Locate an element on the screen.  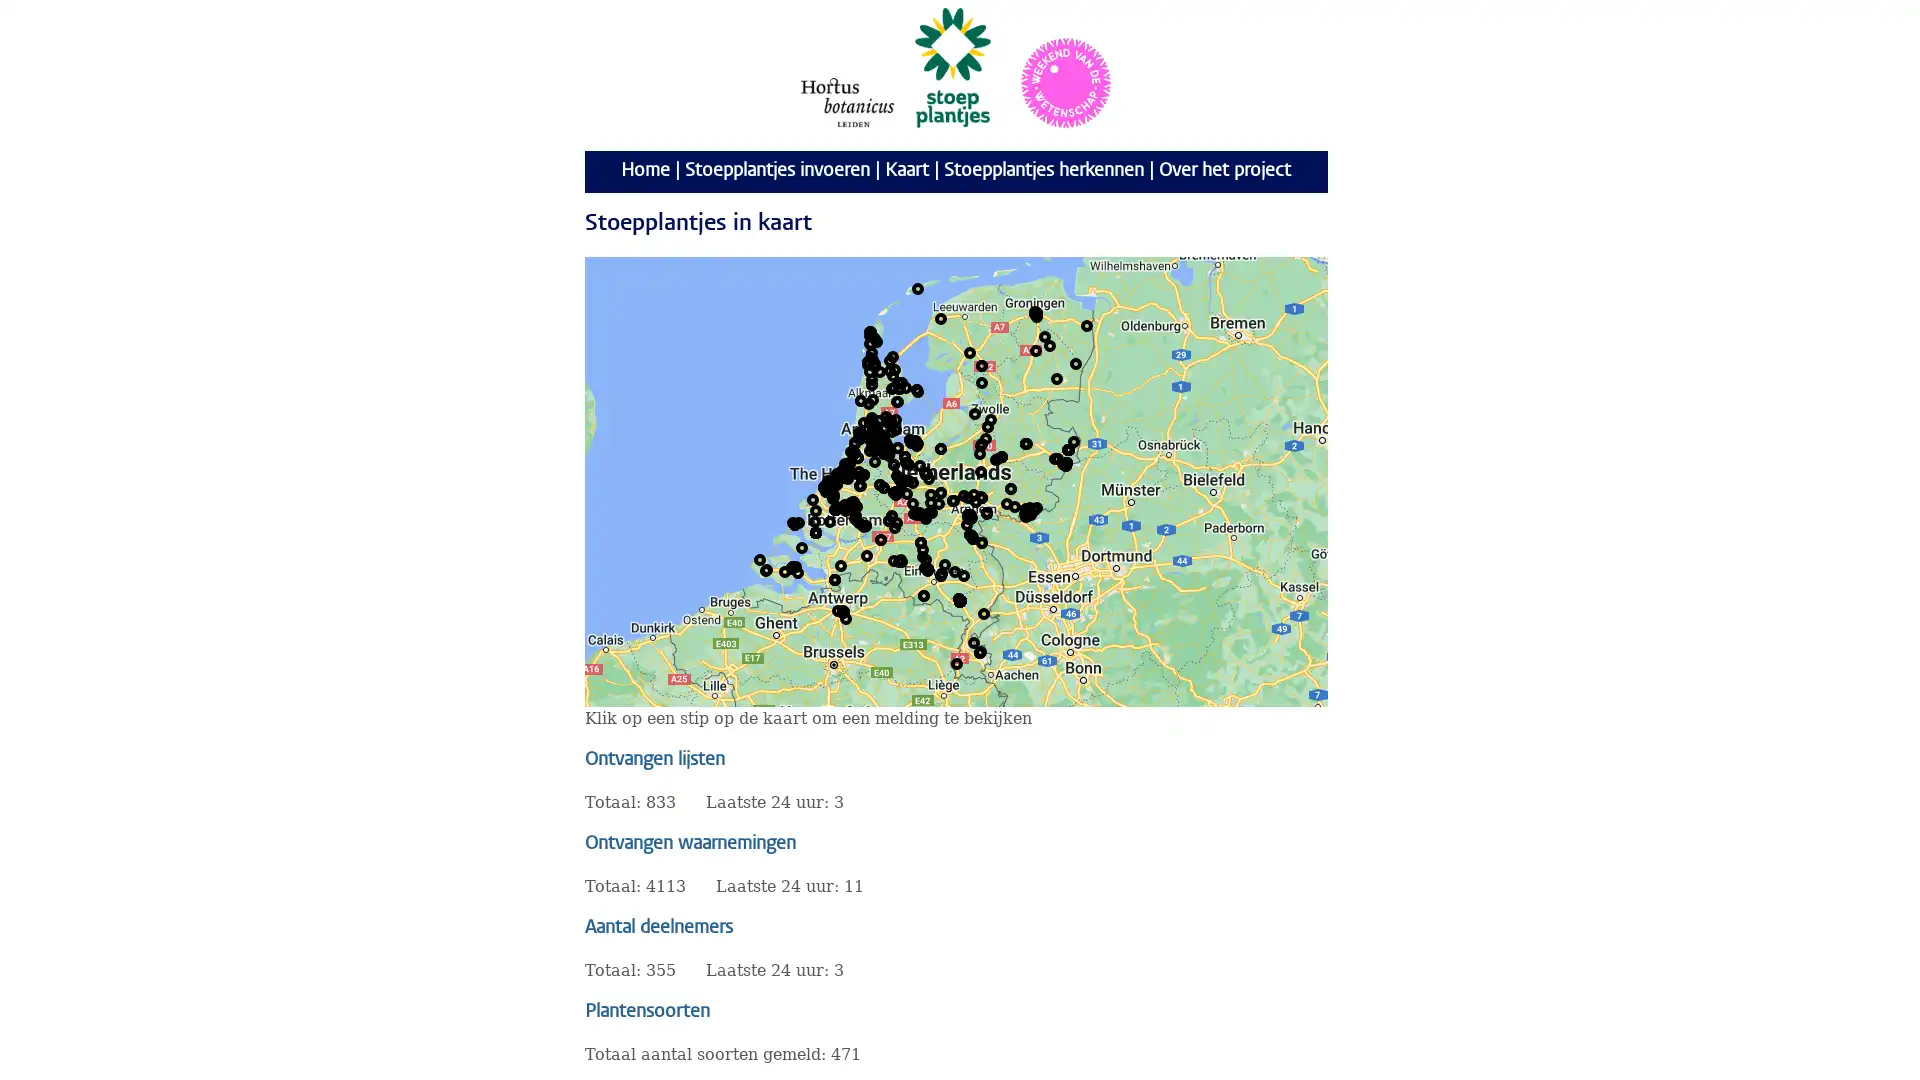
Telling van Edith op 30 mei 2022 is located at coordinates (939, 574).